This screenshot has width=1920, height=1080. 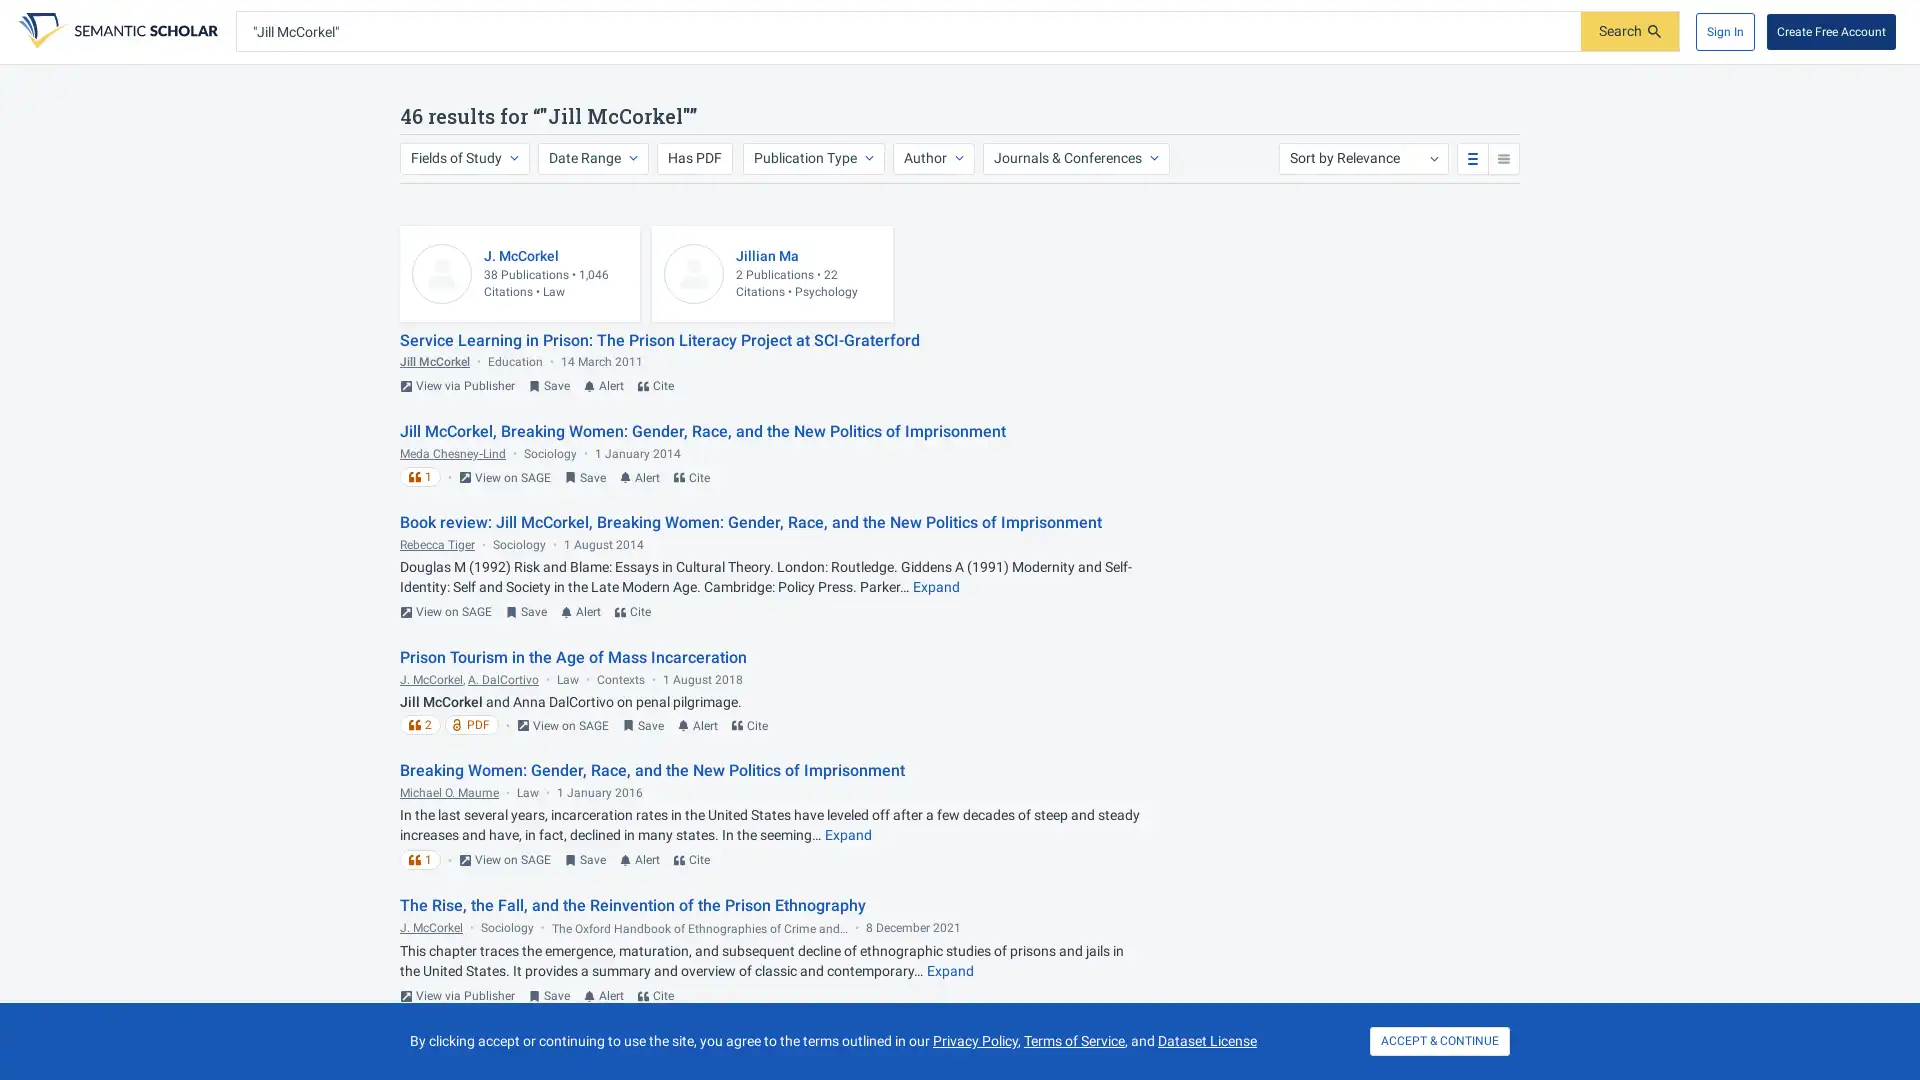 What do you see at coordinates (603, 386) in the screenshot?
I see `Turn on email alert for this paper` at bounding box center [603, 386].